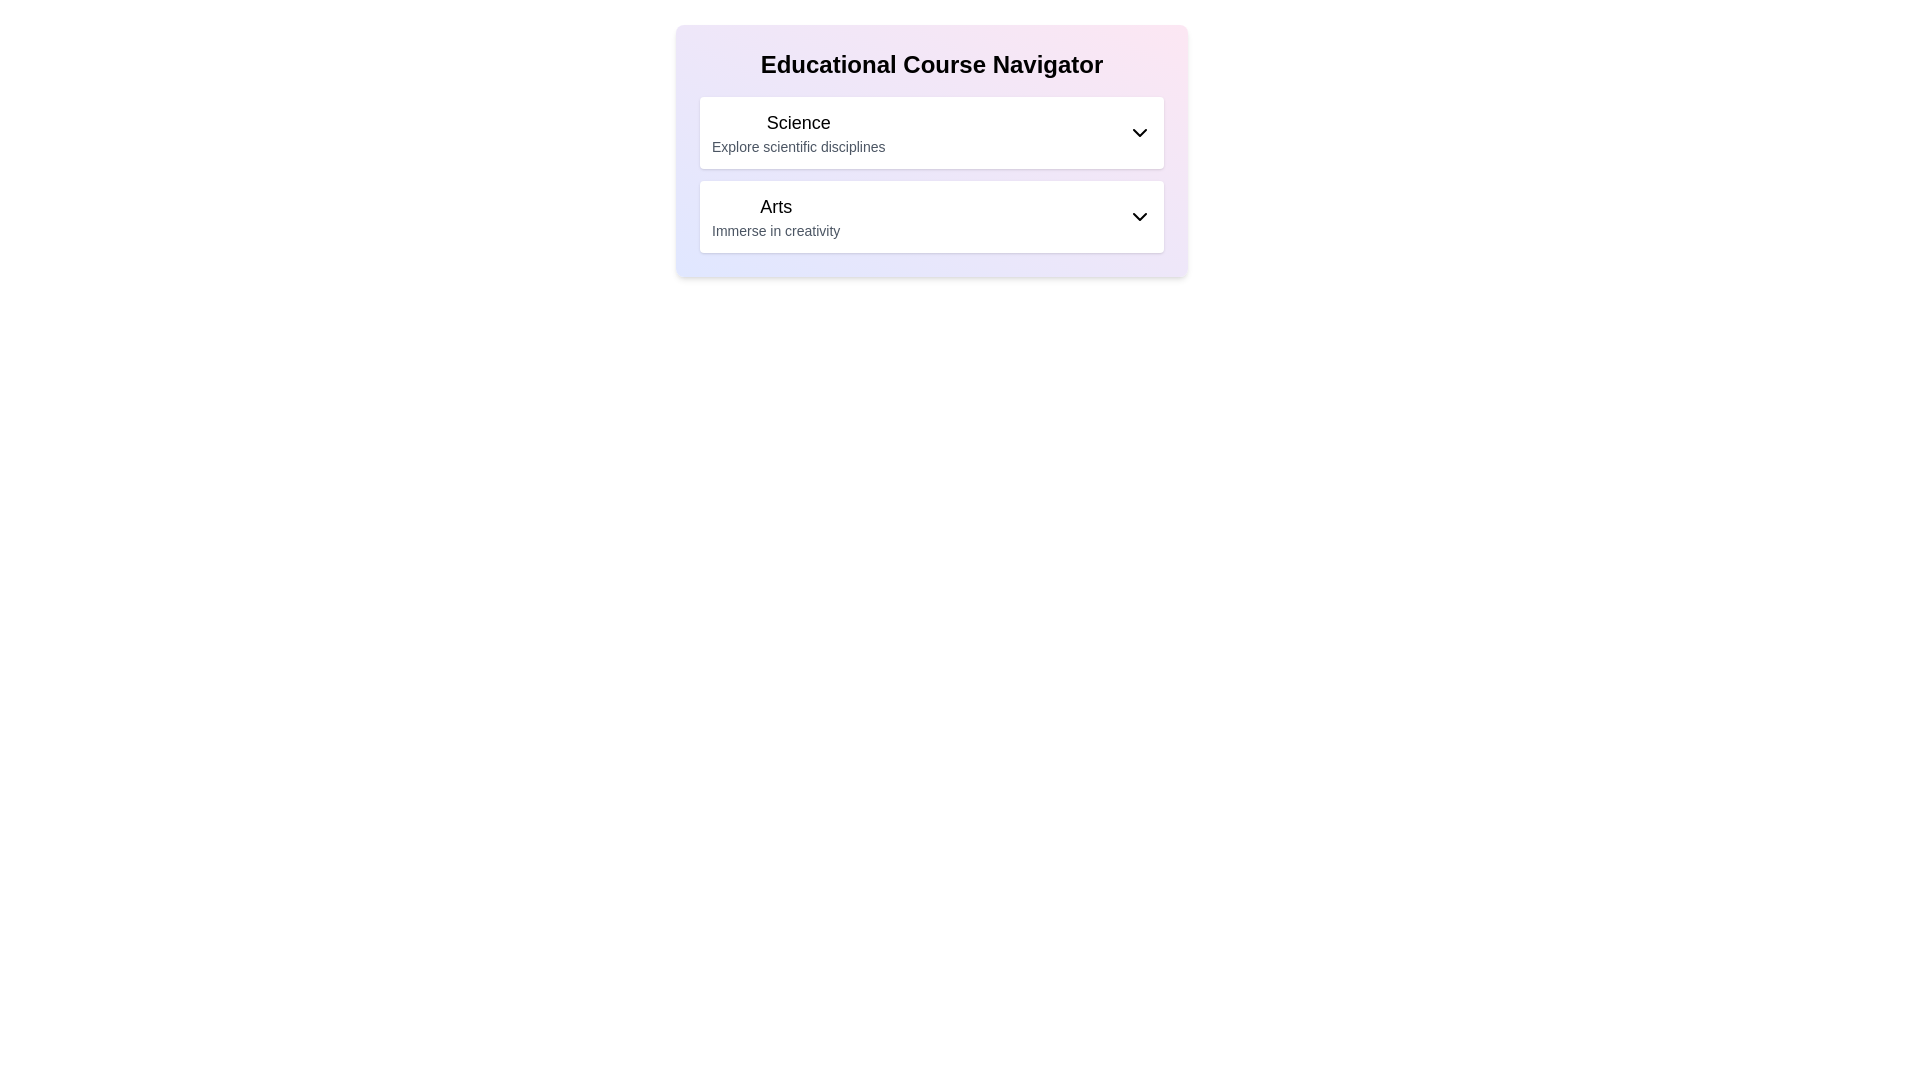  What do you see at coordinates (1140, 132) in the screenshot?
I see `the downward-pointing chevron SVG icon located to the far right of the 'Science' section` at bounding box center [1140, 132].